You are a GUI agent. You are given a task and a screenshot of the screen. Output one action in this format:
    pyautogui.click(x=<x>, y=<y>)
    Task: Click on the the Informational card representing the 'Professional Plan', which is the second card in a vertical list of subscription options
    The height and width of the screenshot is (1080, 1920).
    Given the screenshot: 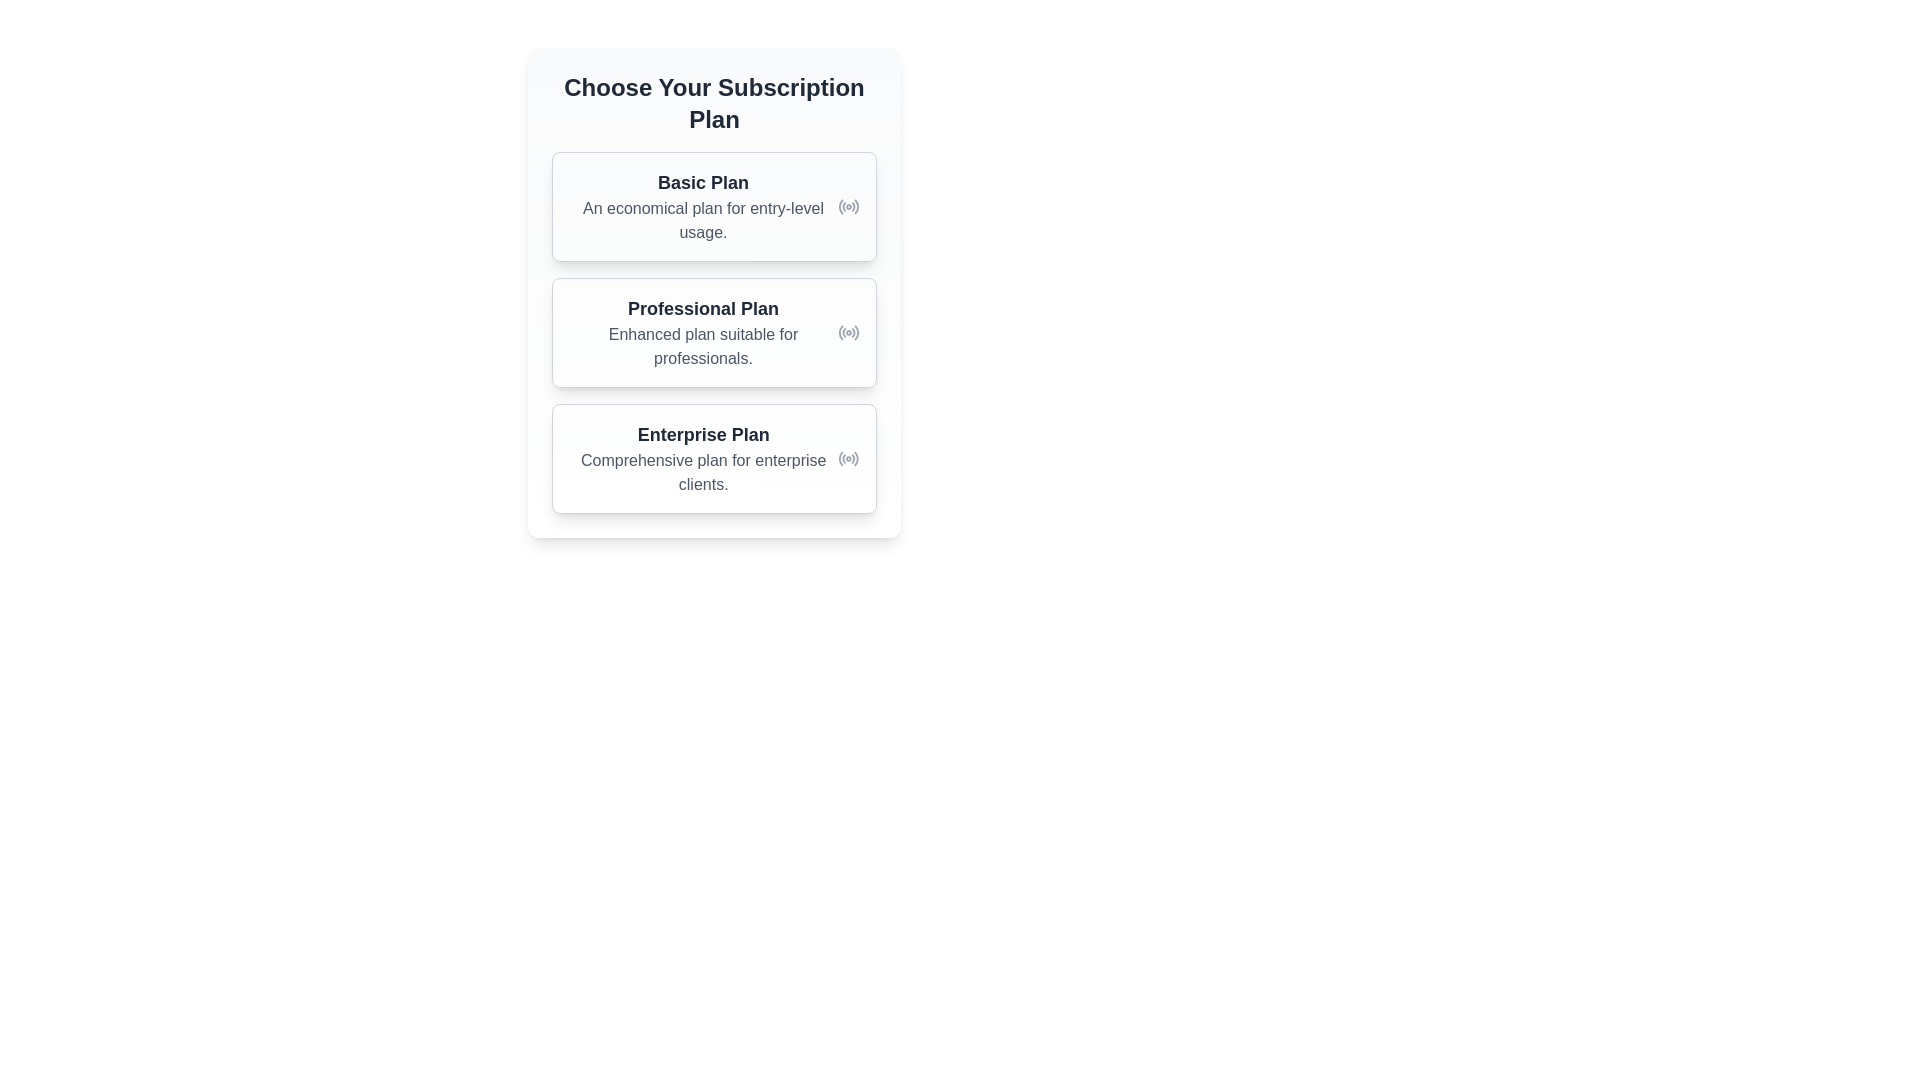 What is the action you would take?
    pyautogui.click(x=703, y=331)
    